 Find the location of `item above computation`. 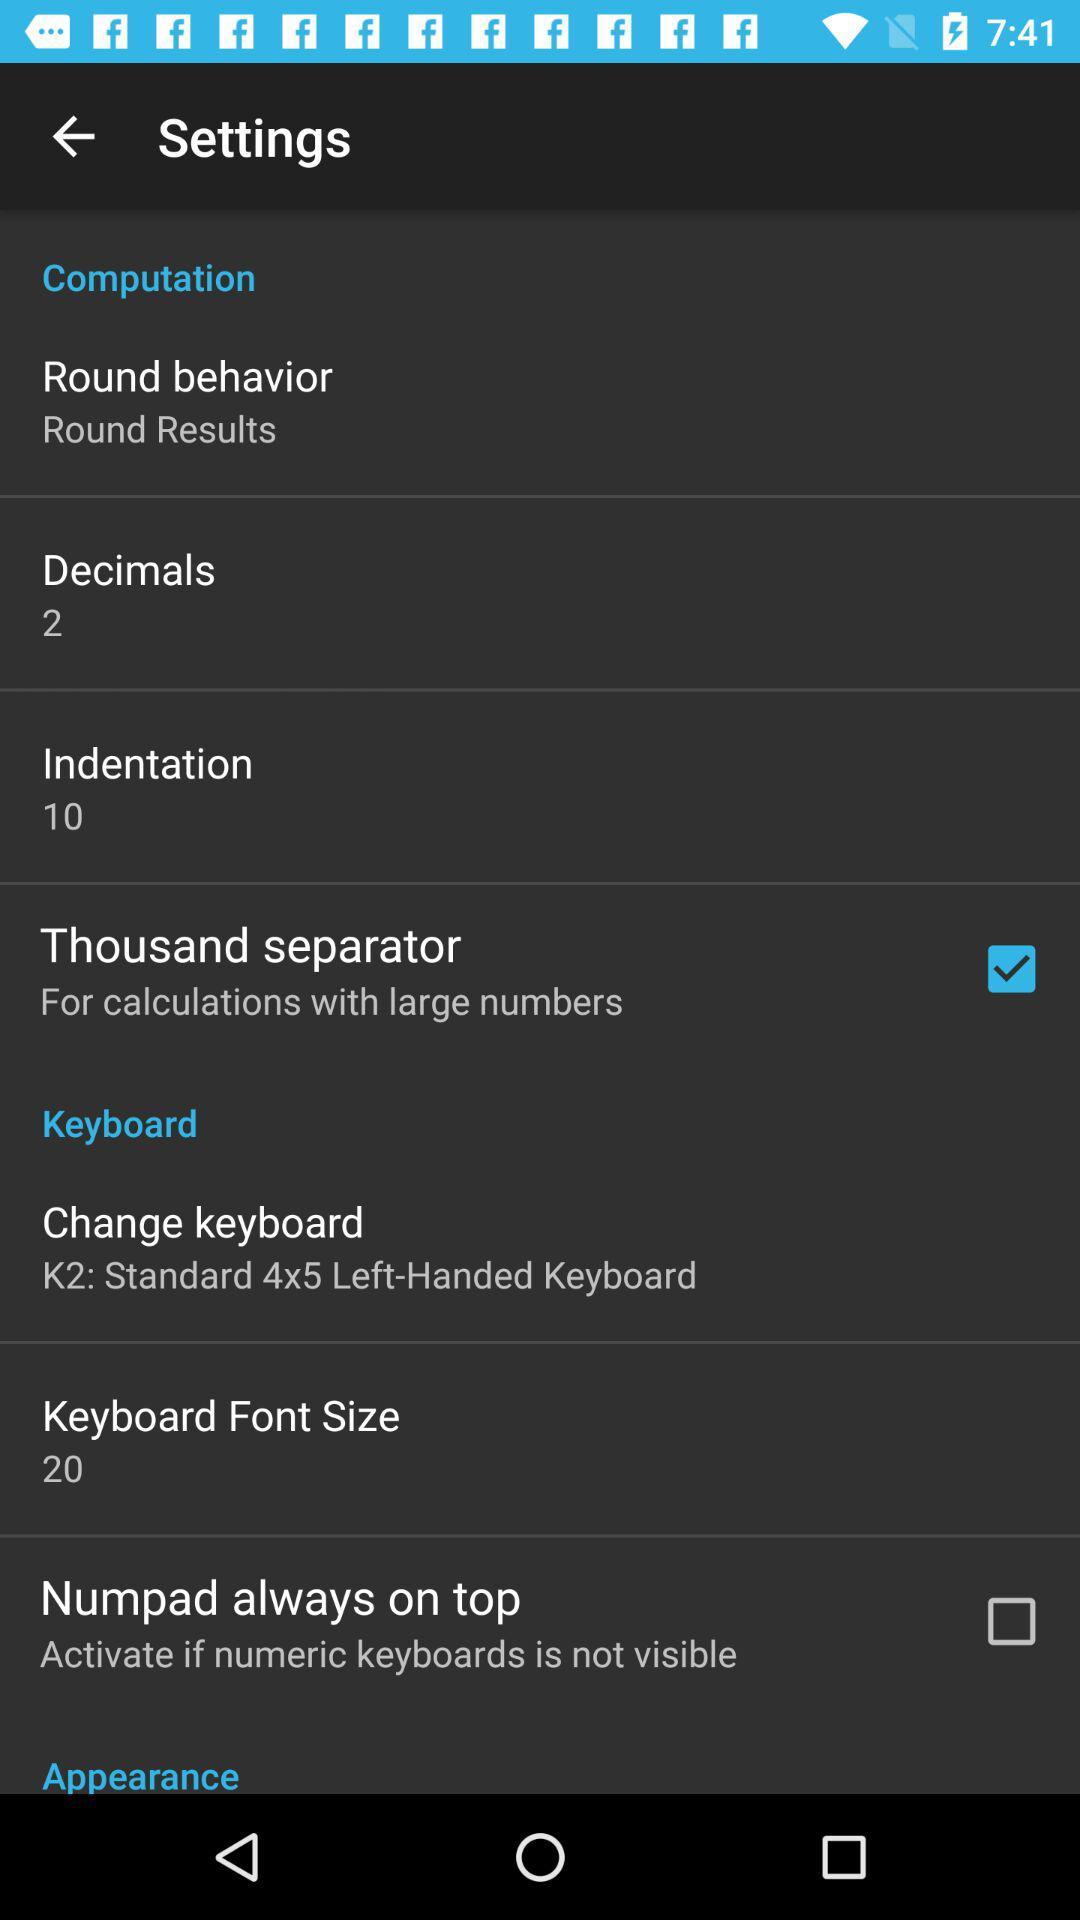

item above computation is located at coordinates (72, 135).